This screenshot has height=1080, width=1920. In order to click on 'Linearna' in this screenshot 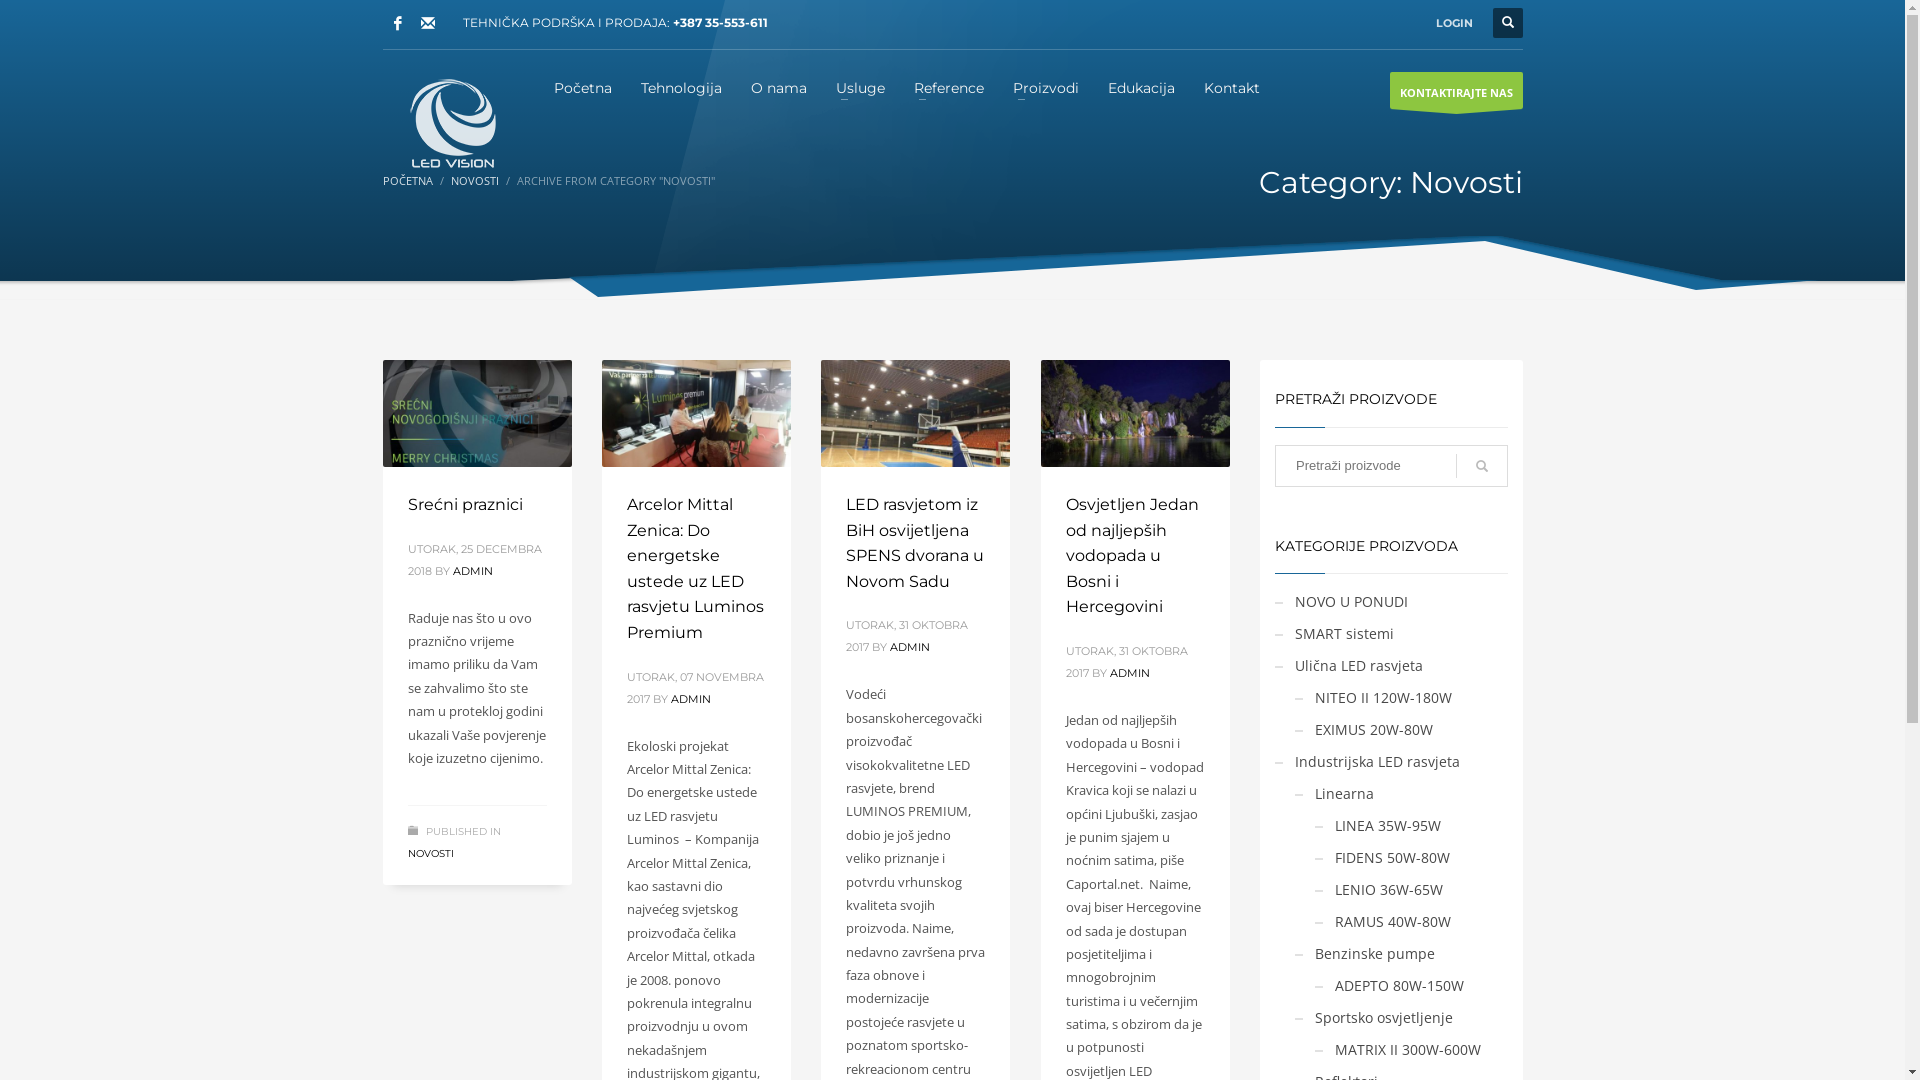, I will do `click(1334, 792)`.